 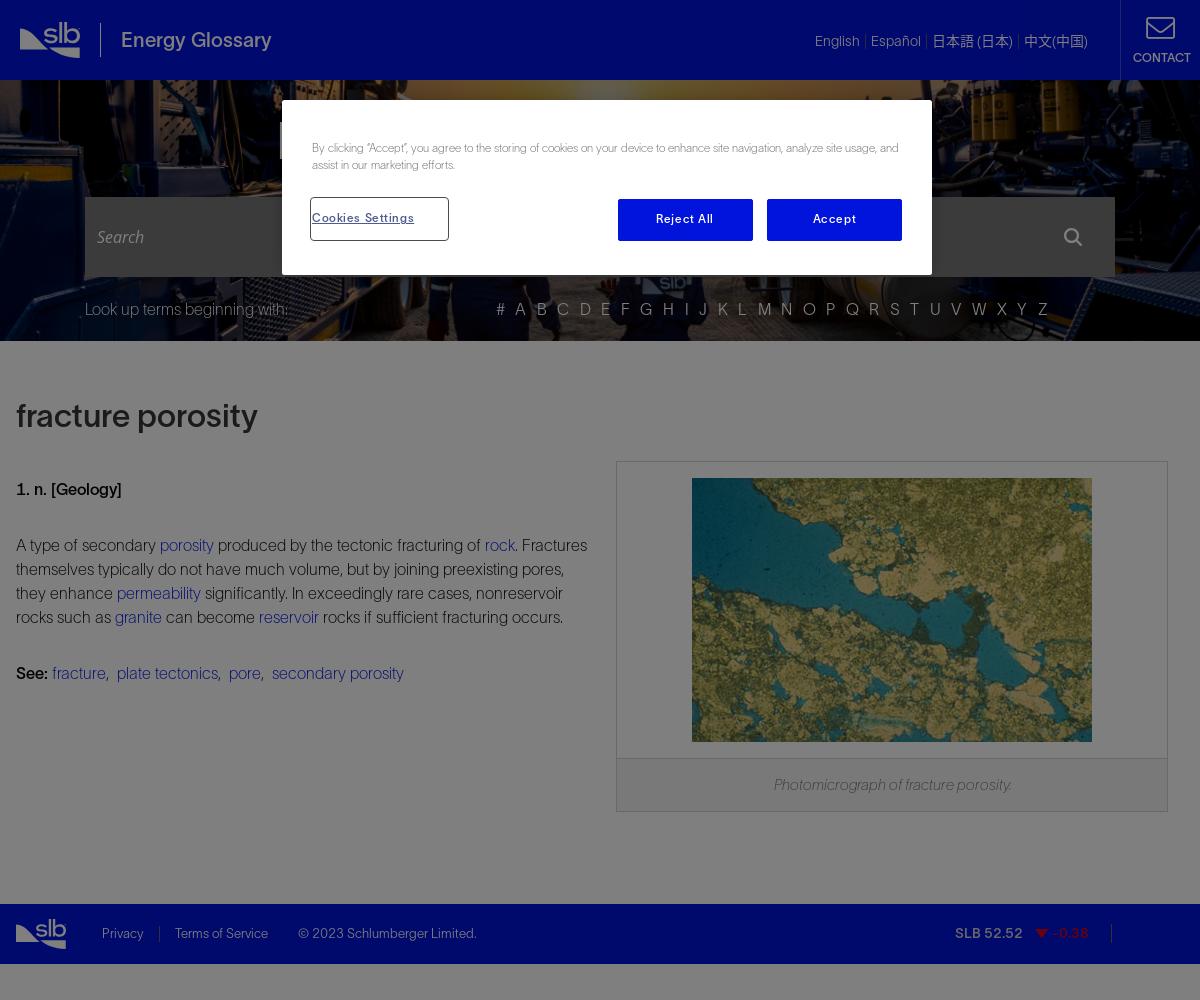 I want to click on 'k', so click(x=717, y=309).